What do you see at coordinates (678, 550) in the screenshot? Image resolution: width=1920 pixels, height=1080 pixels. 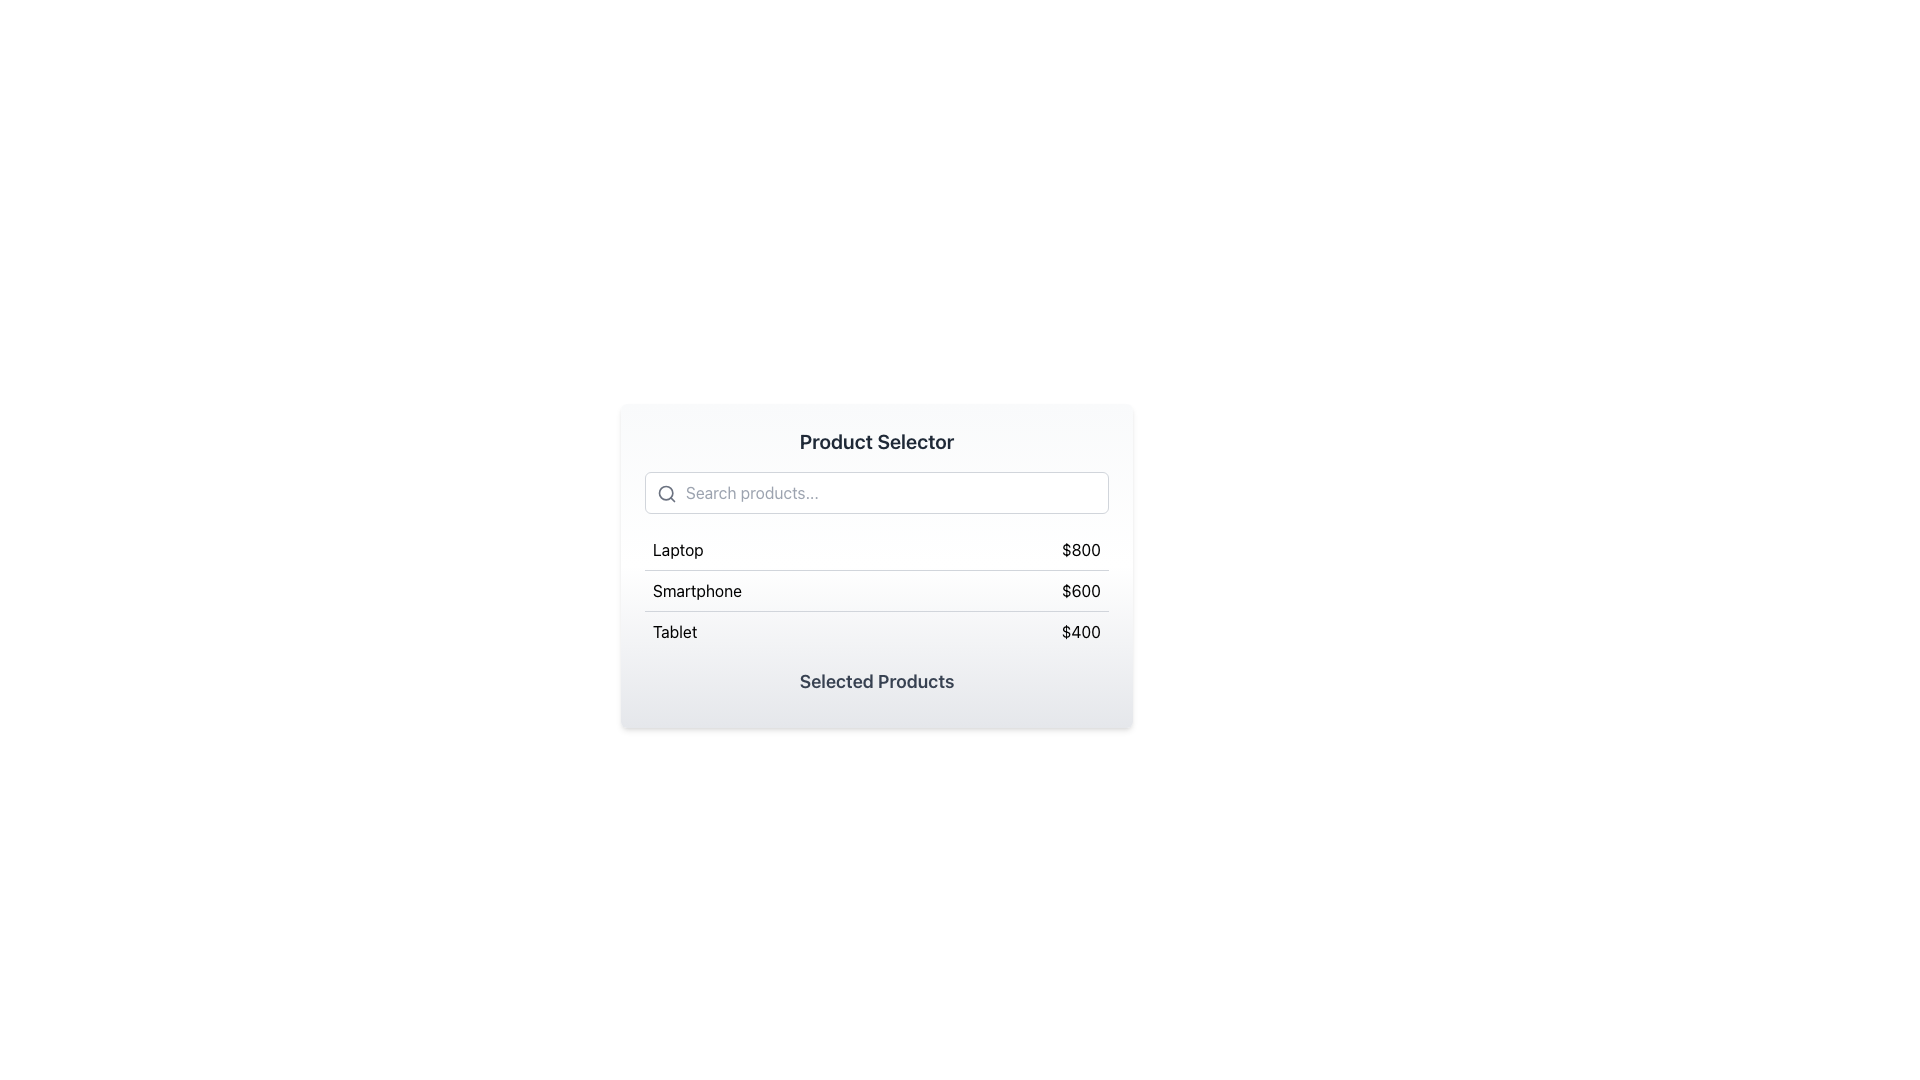 I see `text label indicating the product name located in the first row of the selection list, positioned to the far left of the row` at bounding box center [678, 550].